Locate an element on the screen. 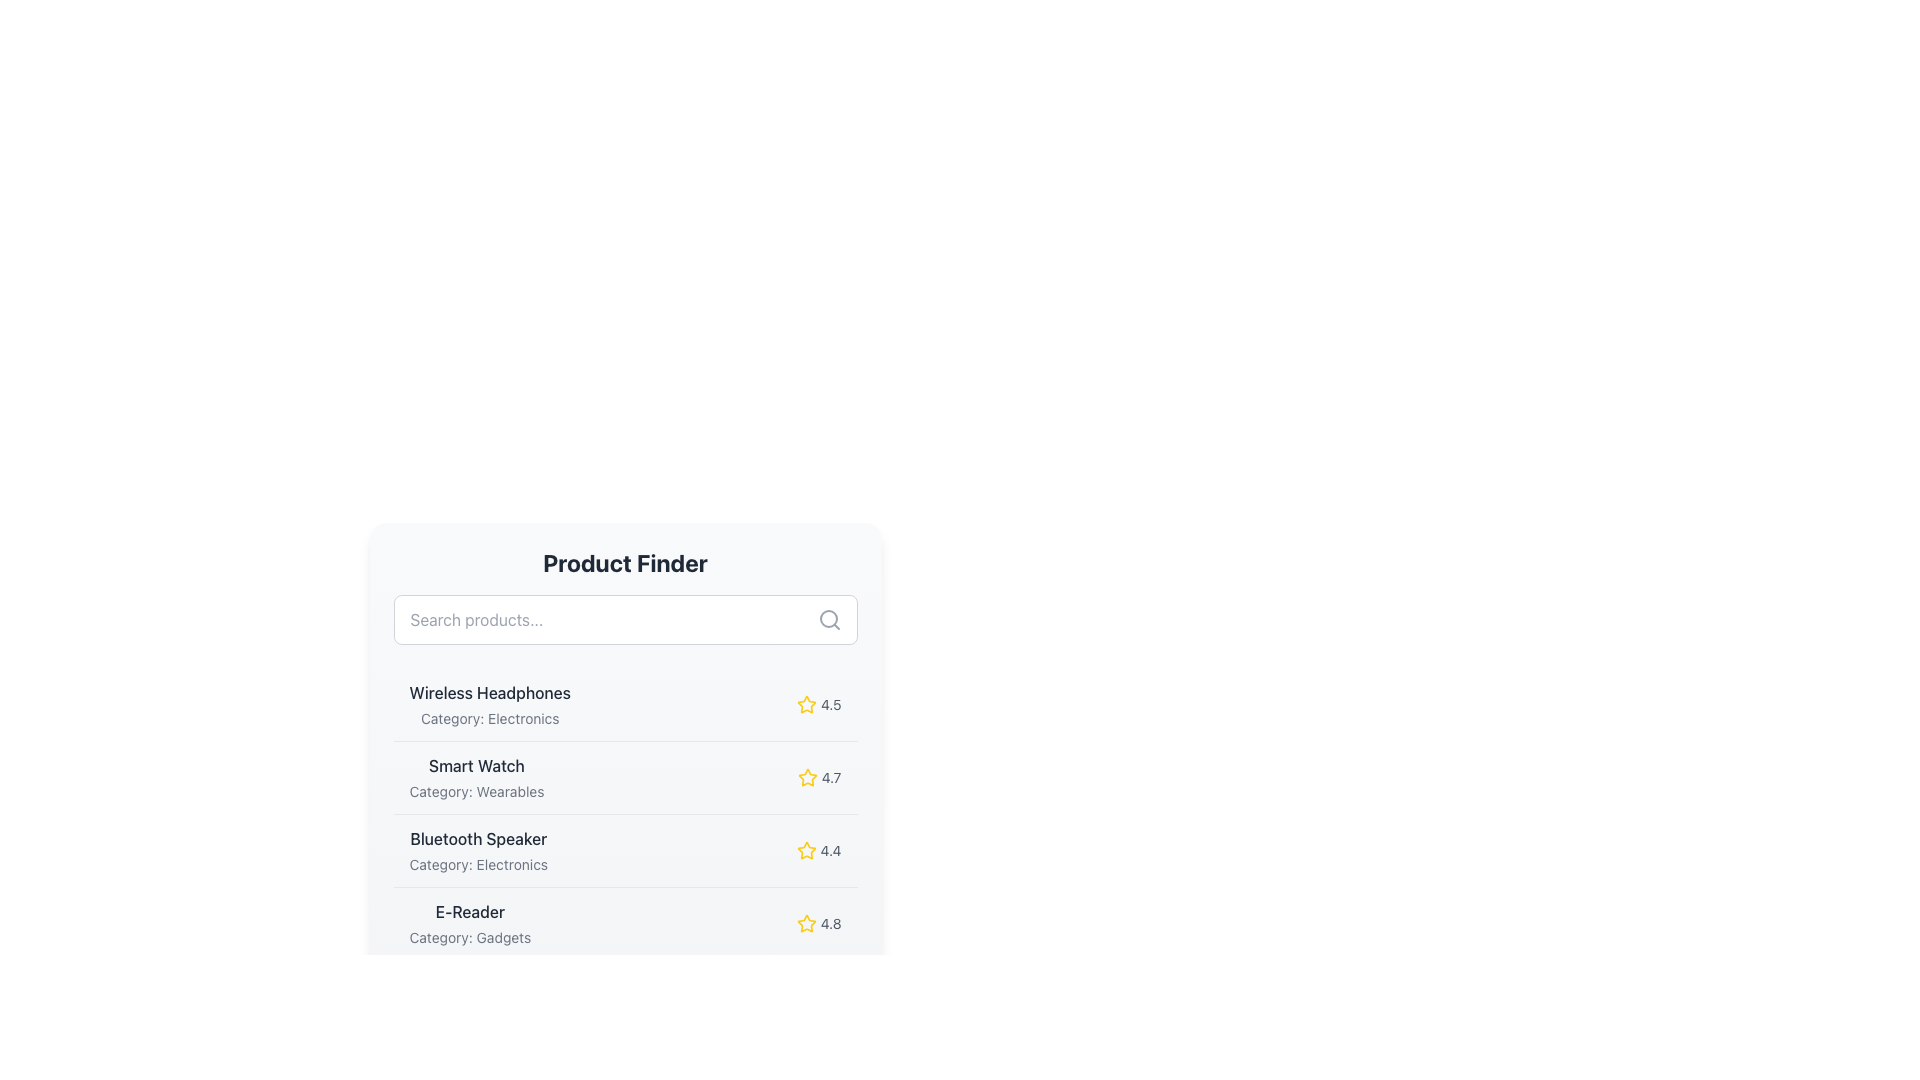 Image resolution: width=1920 pixels, height=1080 pixels. the text label that reads 'Category: Wearables', which is styled with a smaller font size and gray color, located directly below the 'Smart Watch' text is located at coordinates (475, 790).